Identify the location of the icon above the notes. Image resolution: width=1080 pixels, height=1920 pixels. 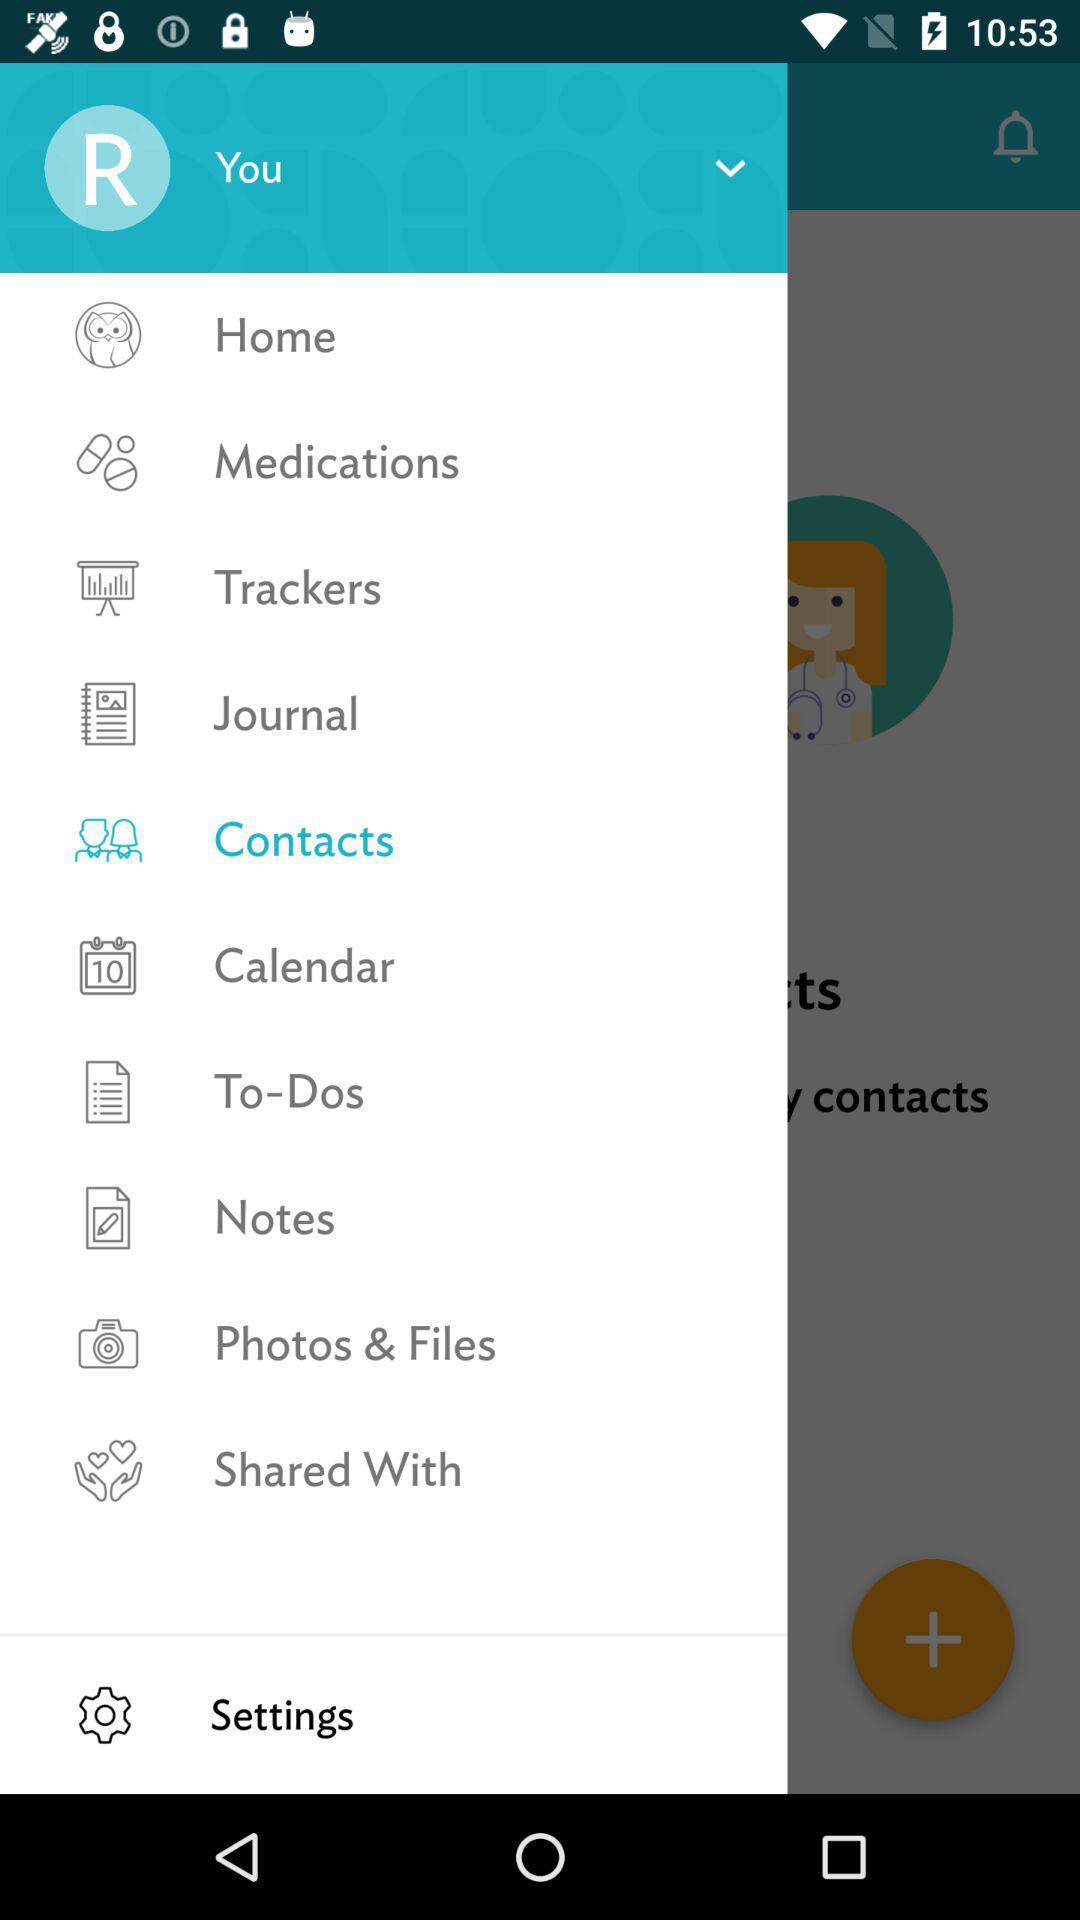
(479, 1090).